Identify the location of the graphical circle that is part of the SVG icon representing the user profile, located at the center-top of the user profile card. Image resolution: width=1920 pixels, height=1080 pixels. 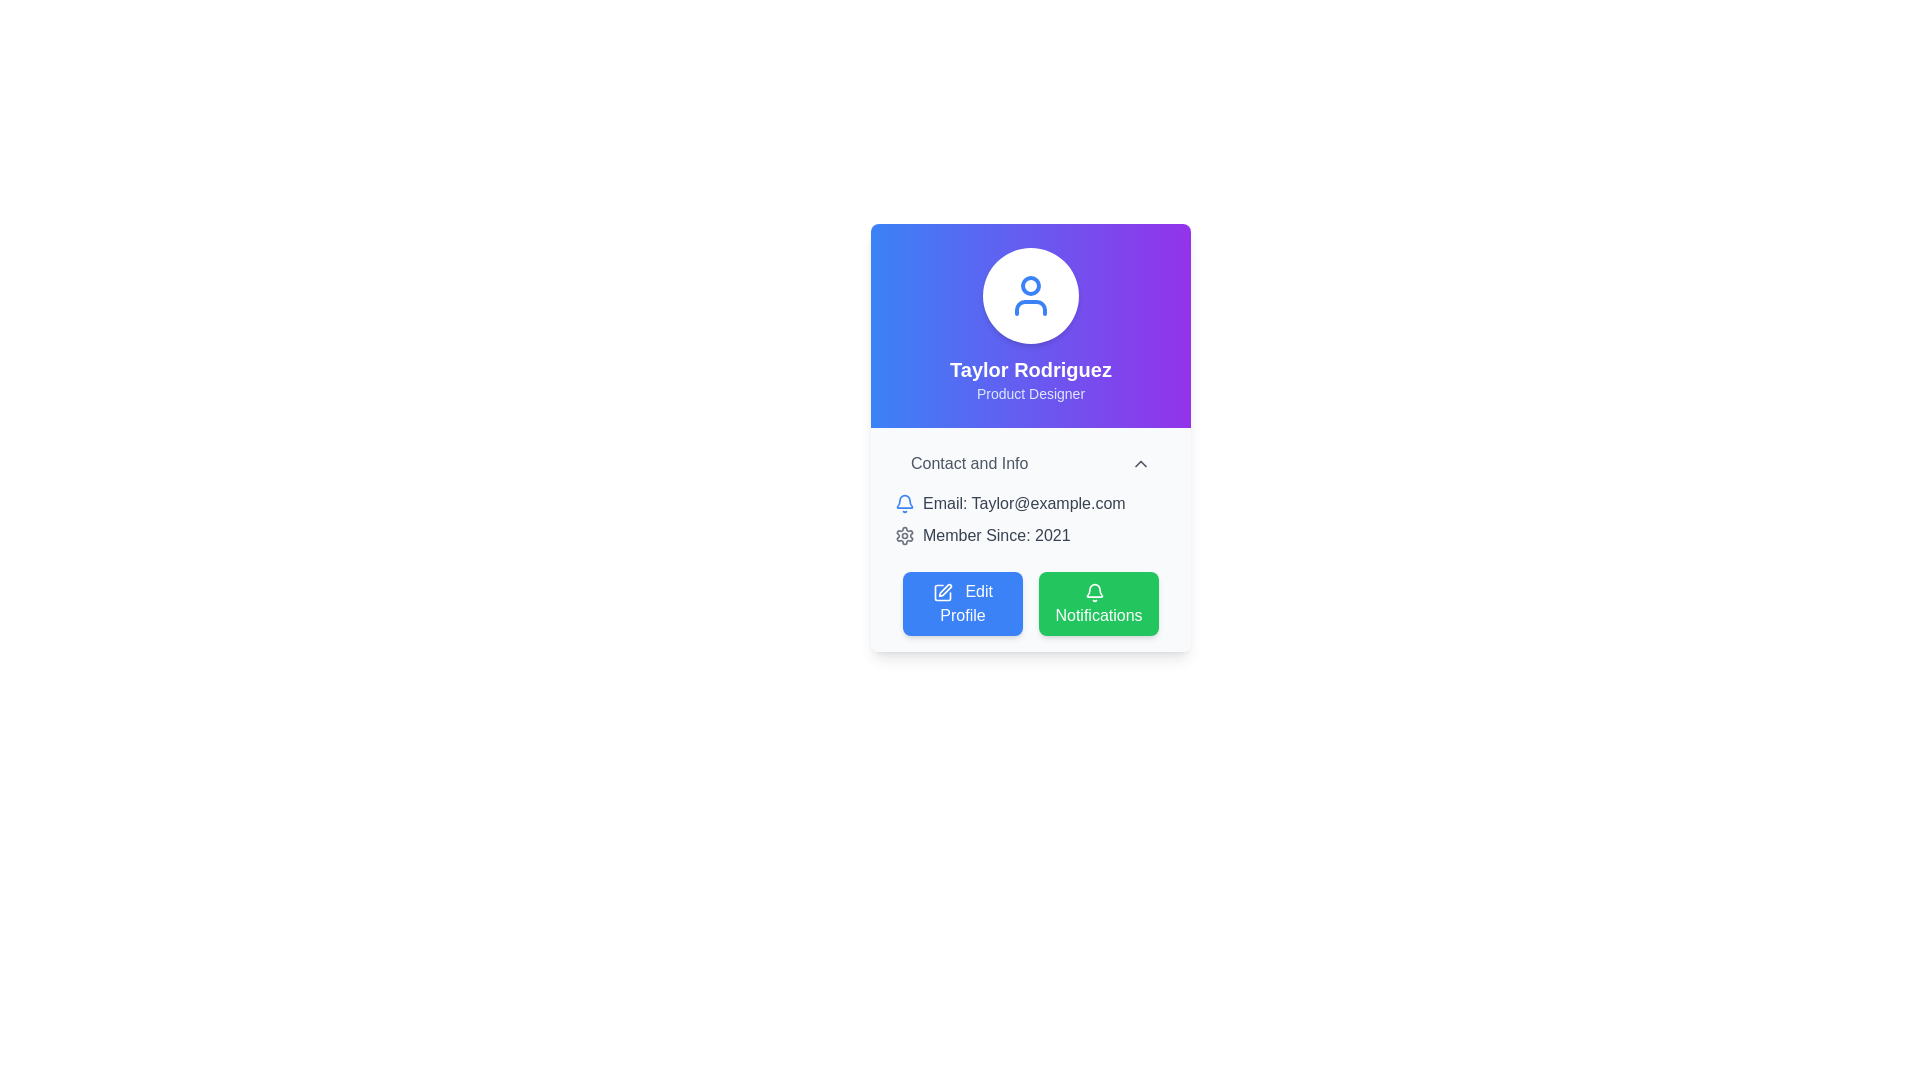
(1031, 285).